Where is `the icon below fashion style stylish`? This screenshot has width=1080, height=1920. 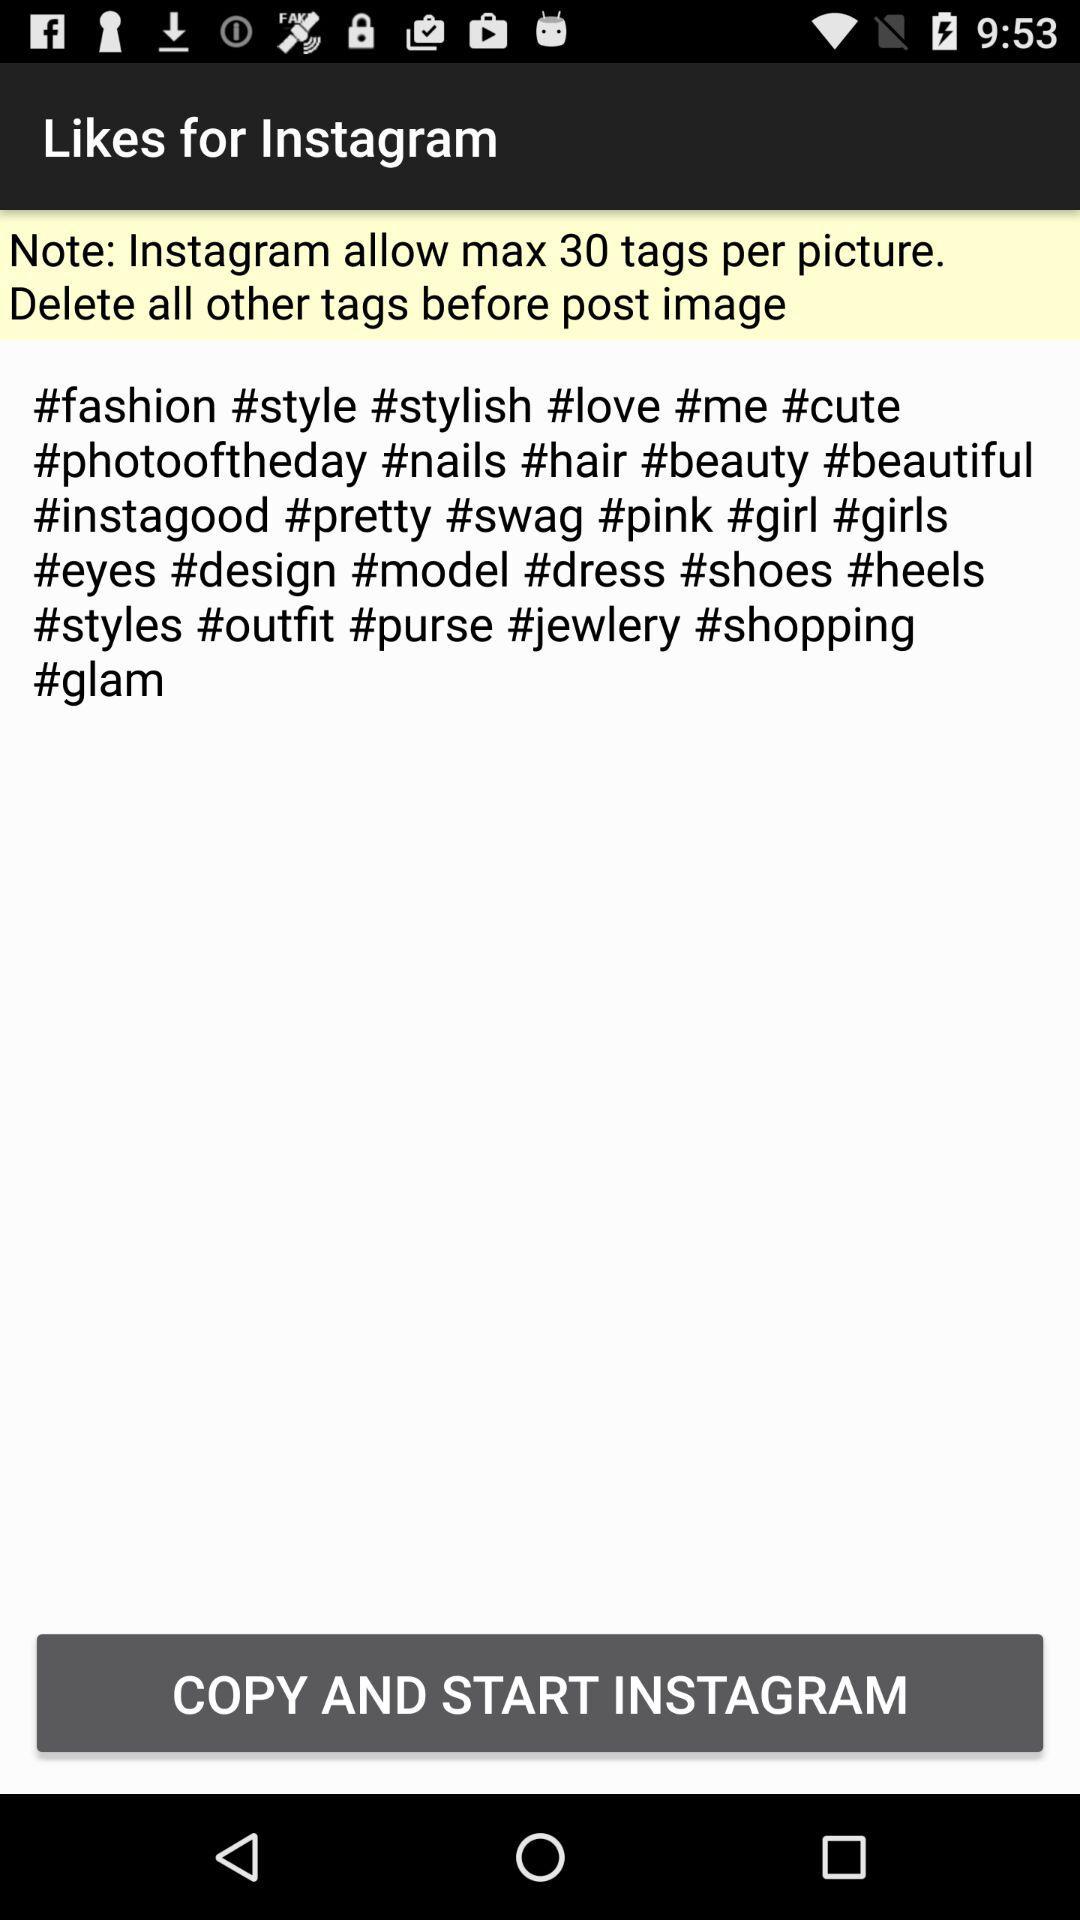
the icon below fashion style stylish is located at coordinates (540, 1692).